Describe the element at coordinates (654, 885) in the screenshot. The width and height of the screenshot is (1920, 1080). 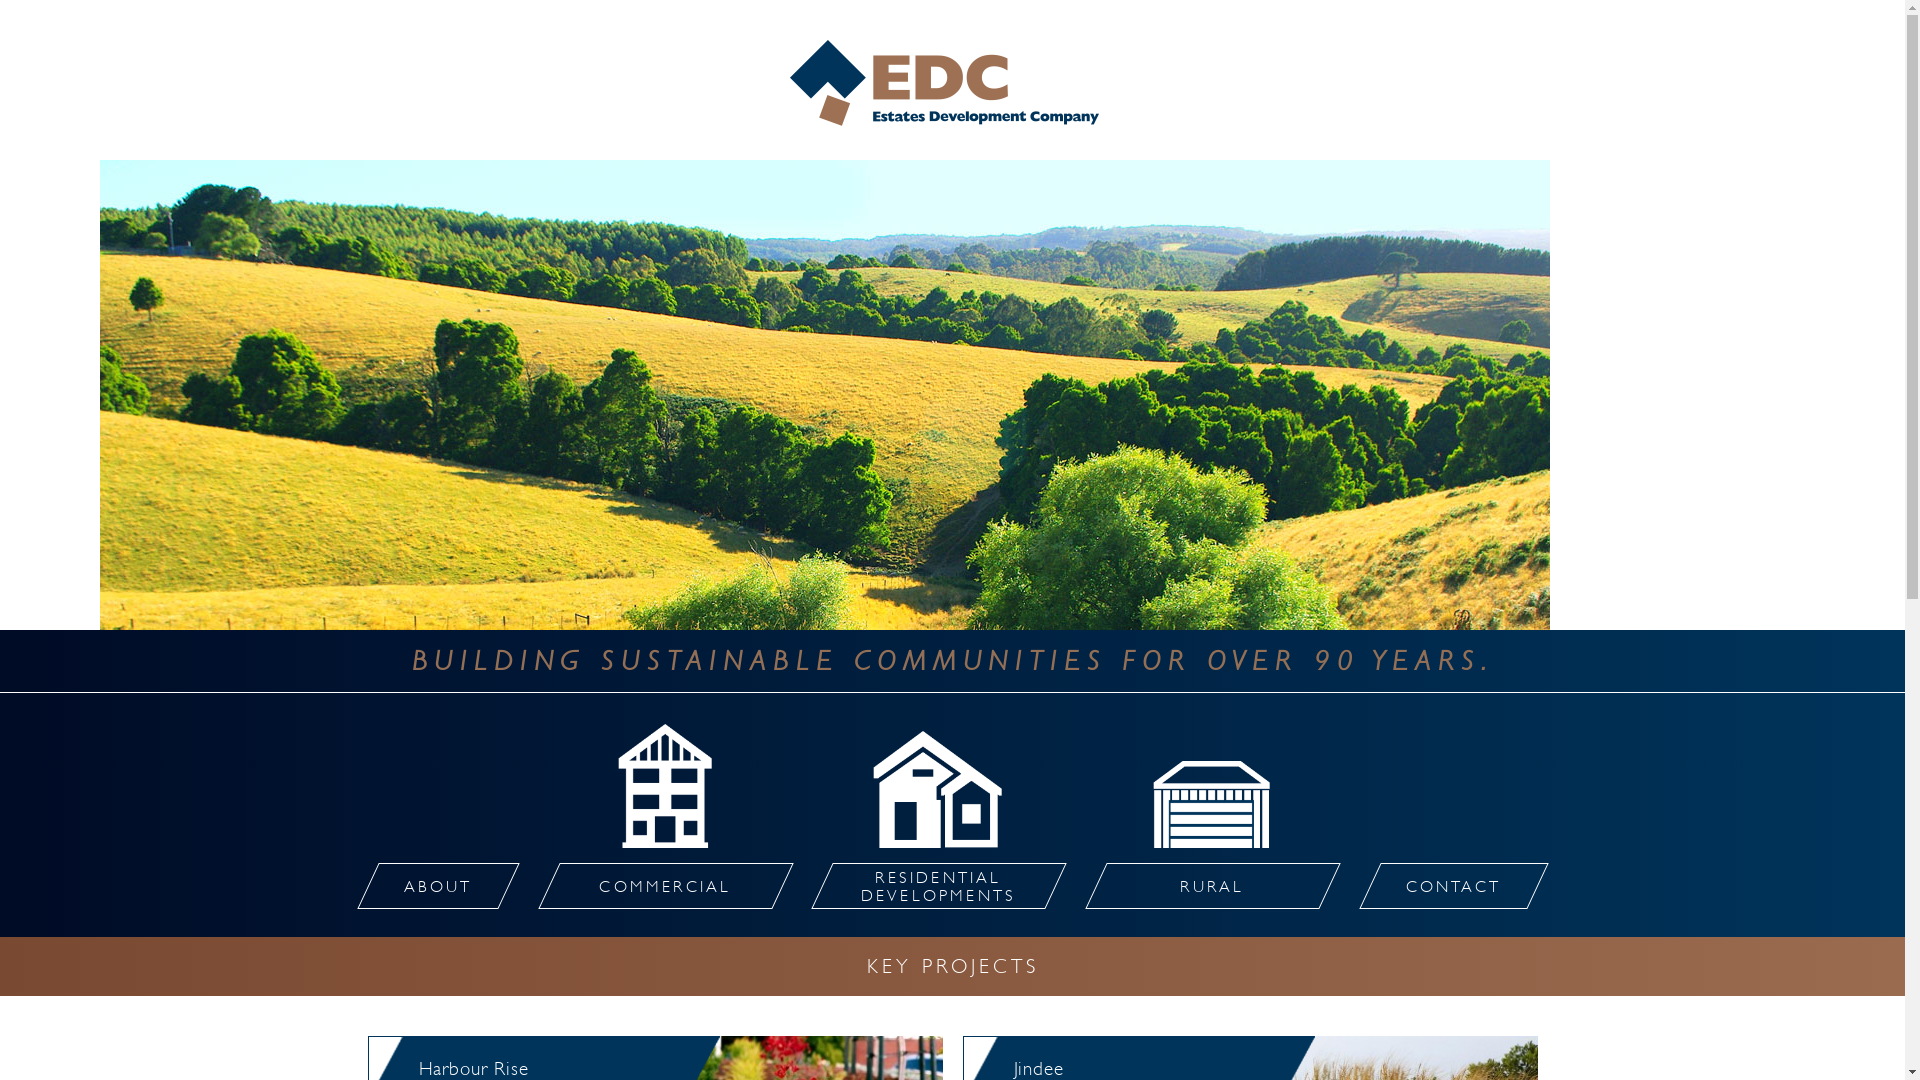
I see `'COMMERCIAL'` at that location.